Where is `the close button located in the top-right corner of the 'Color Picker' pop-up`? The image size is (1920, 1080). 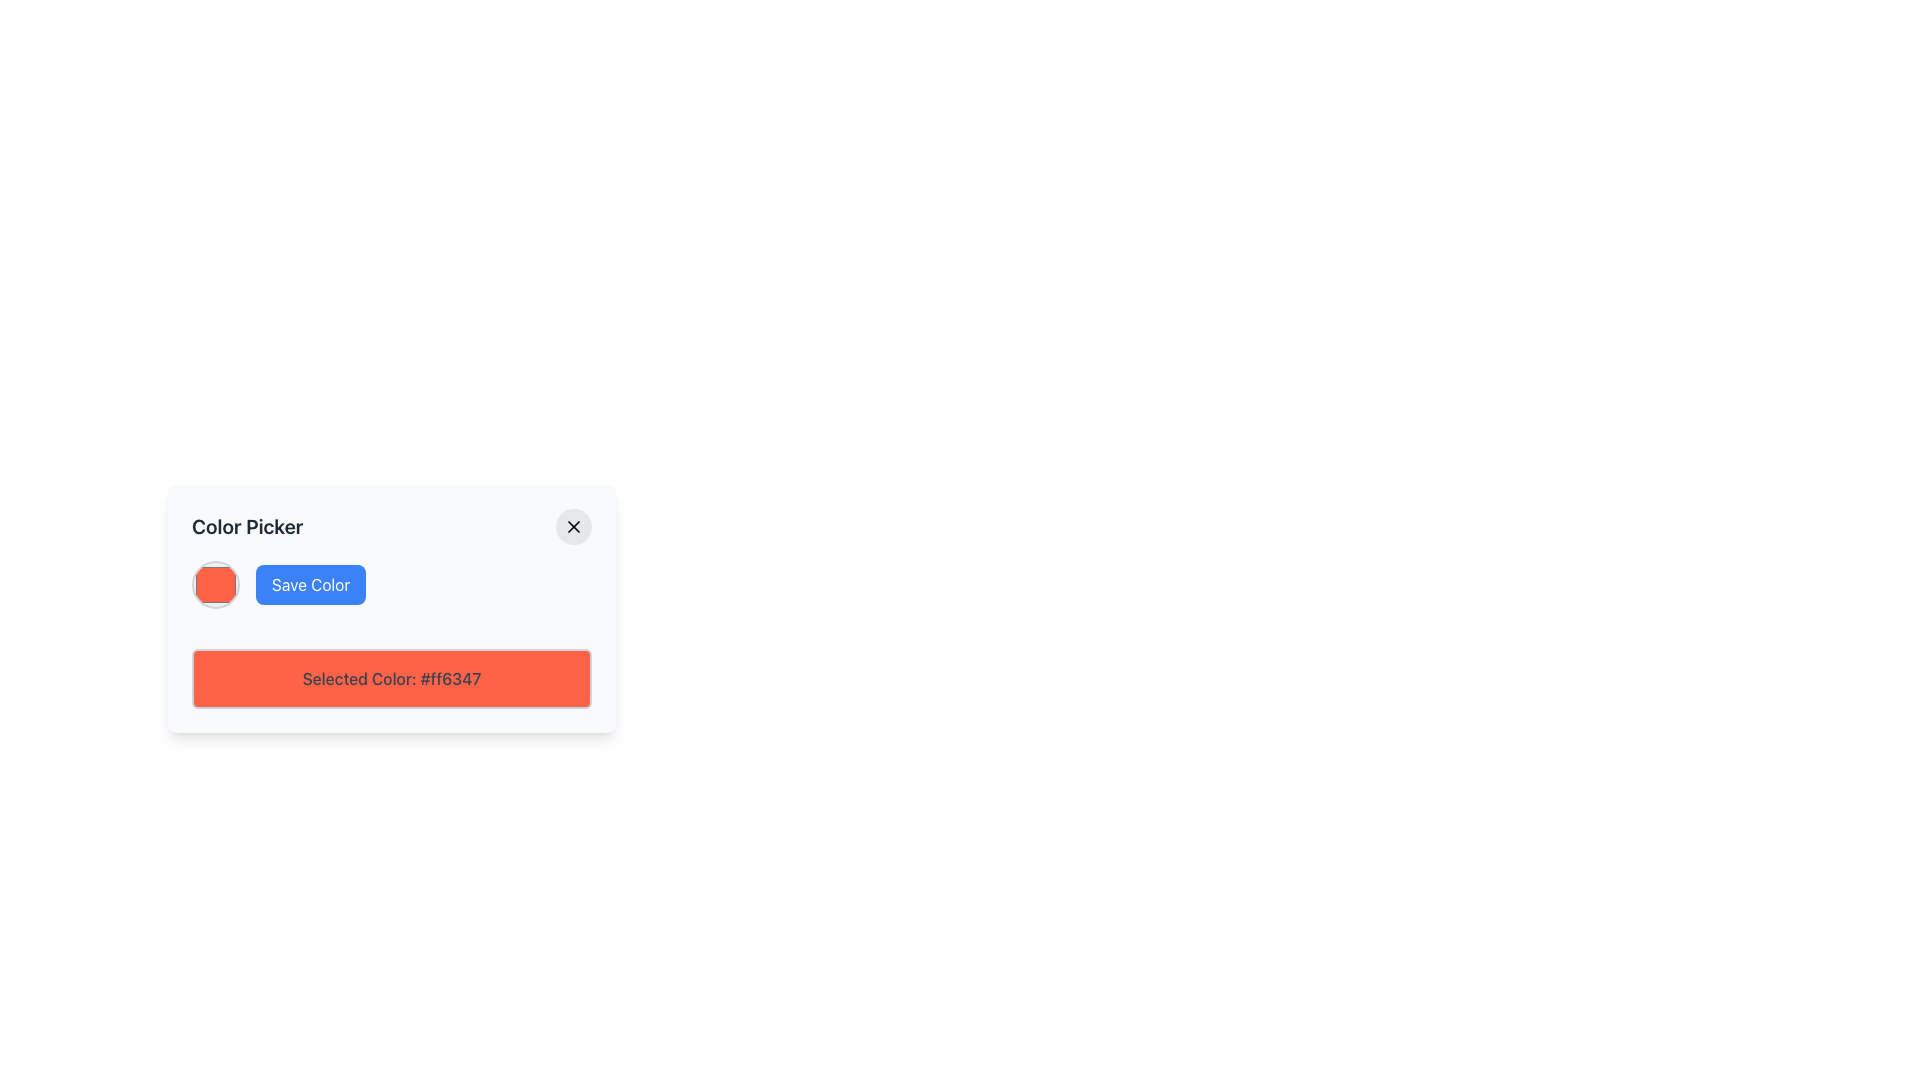 the close button located in the top-right corner of the 'Color Picker' pop-up is located at coordinates (573, 526).